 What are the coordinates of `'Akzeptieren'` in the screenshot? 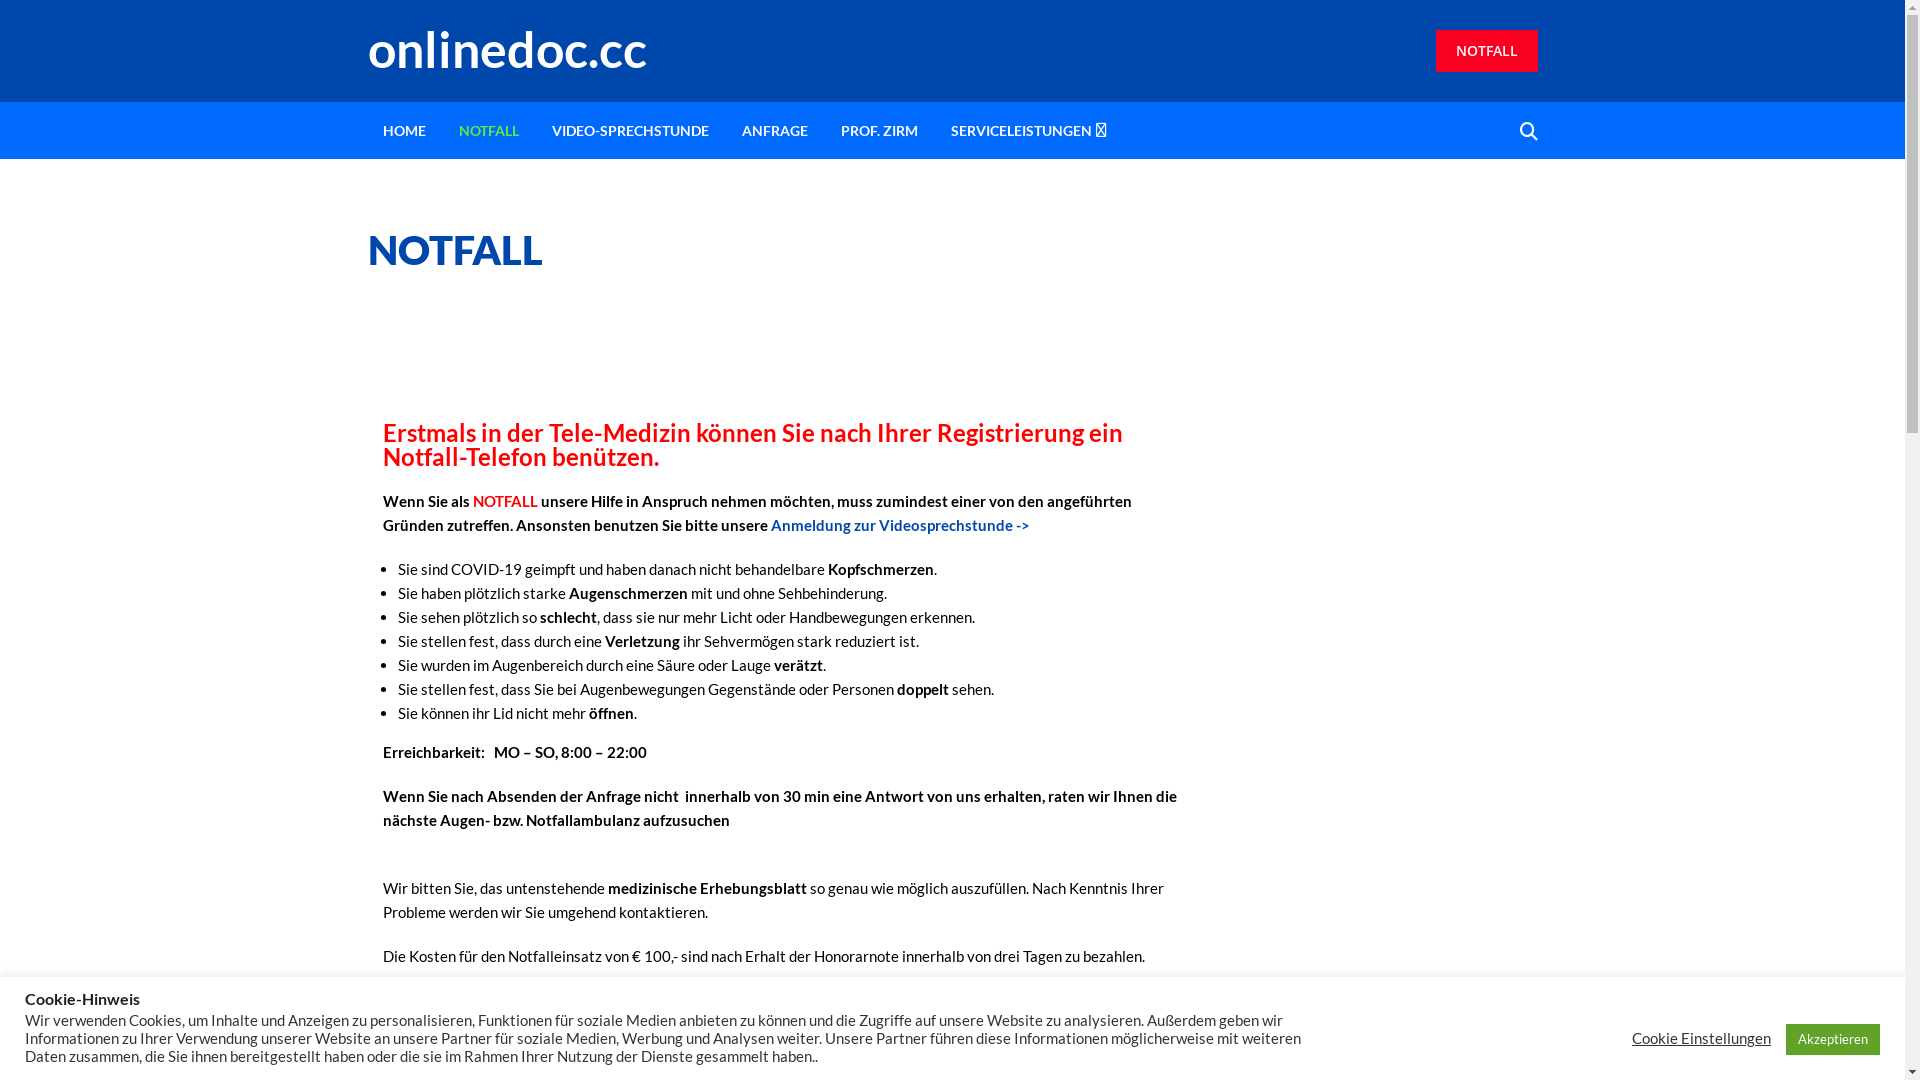 It's located at (1833, 1038).